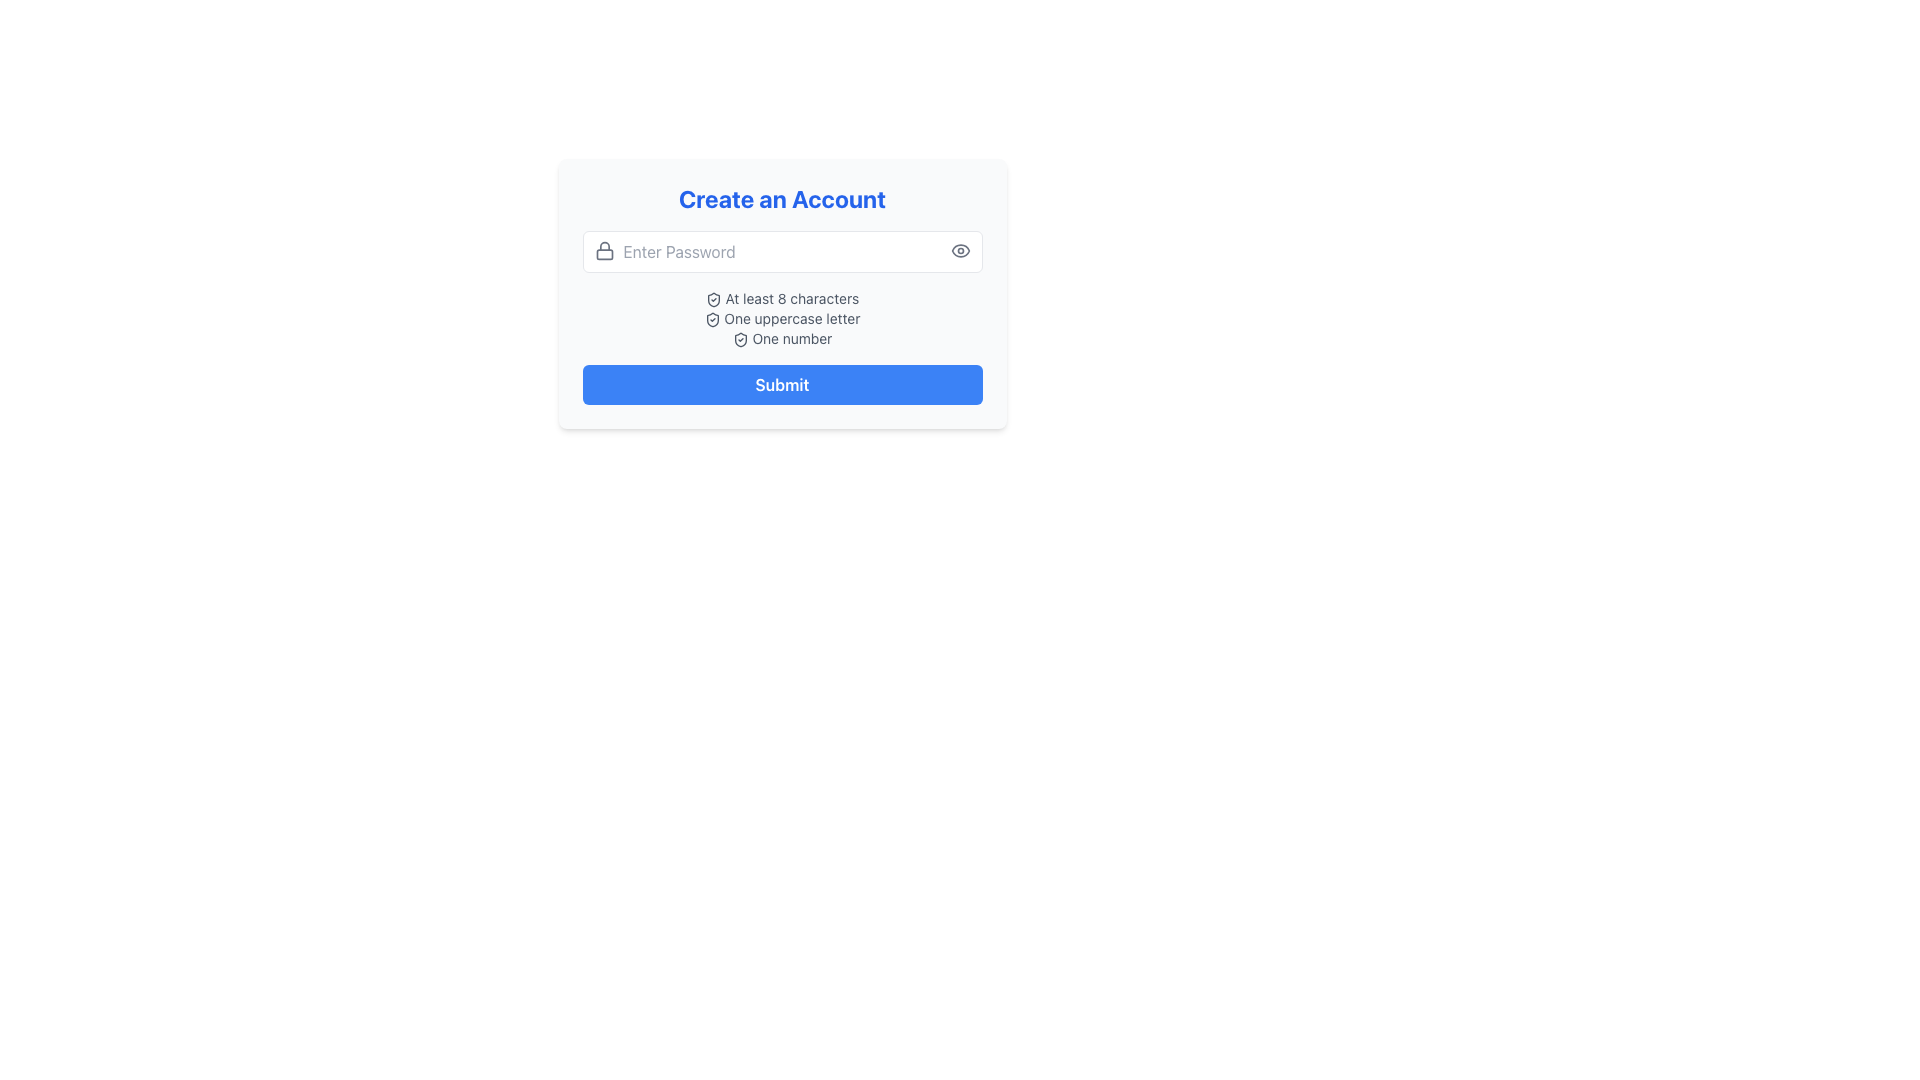 Image resolution: width=1920 pixels, height=1080 pixels. Describe the element at coordinates (781, 318) in the screenshot. I see `the second item in the password requirements section that indicates the need for at least one uppercase letter` at that location.